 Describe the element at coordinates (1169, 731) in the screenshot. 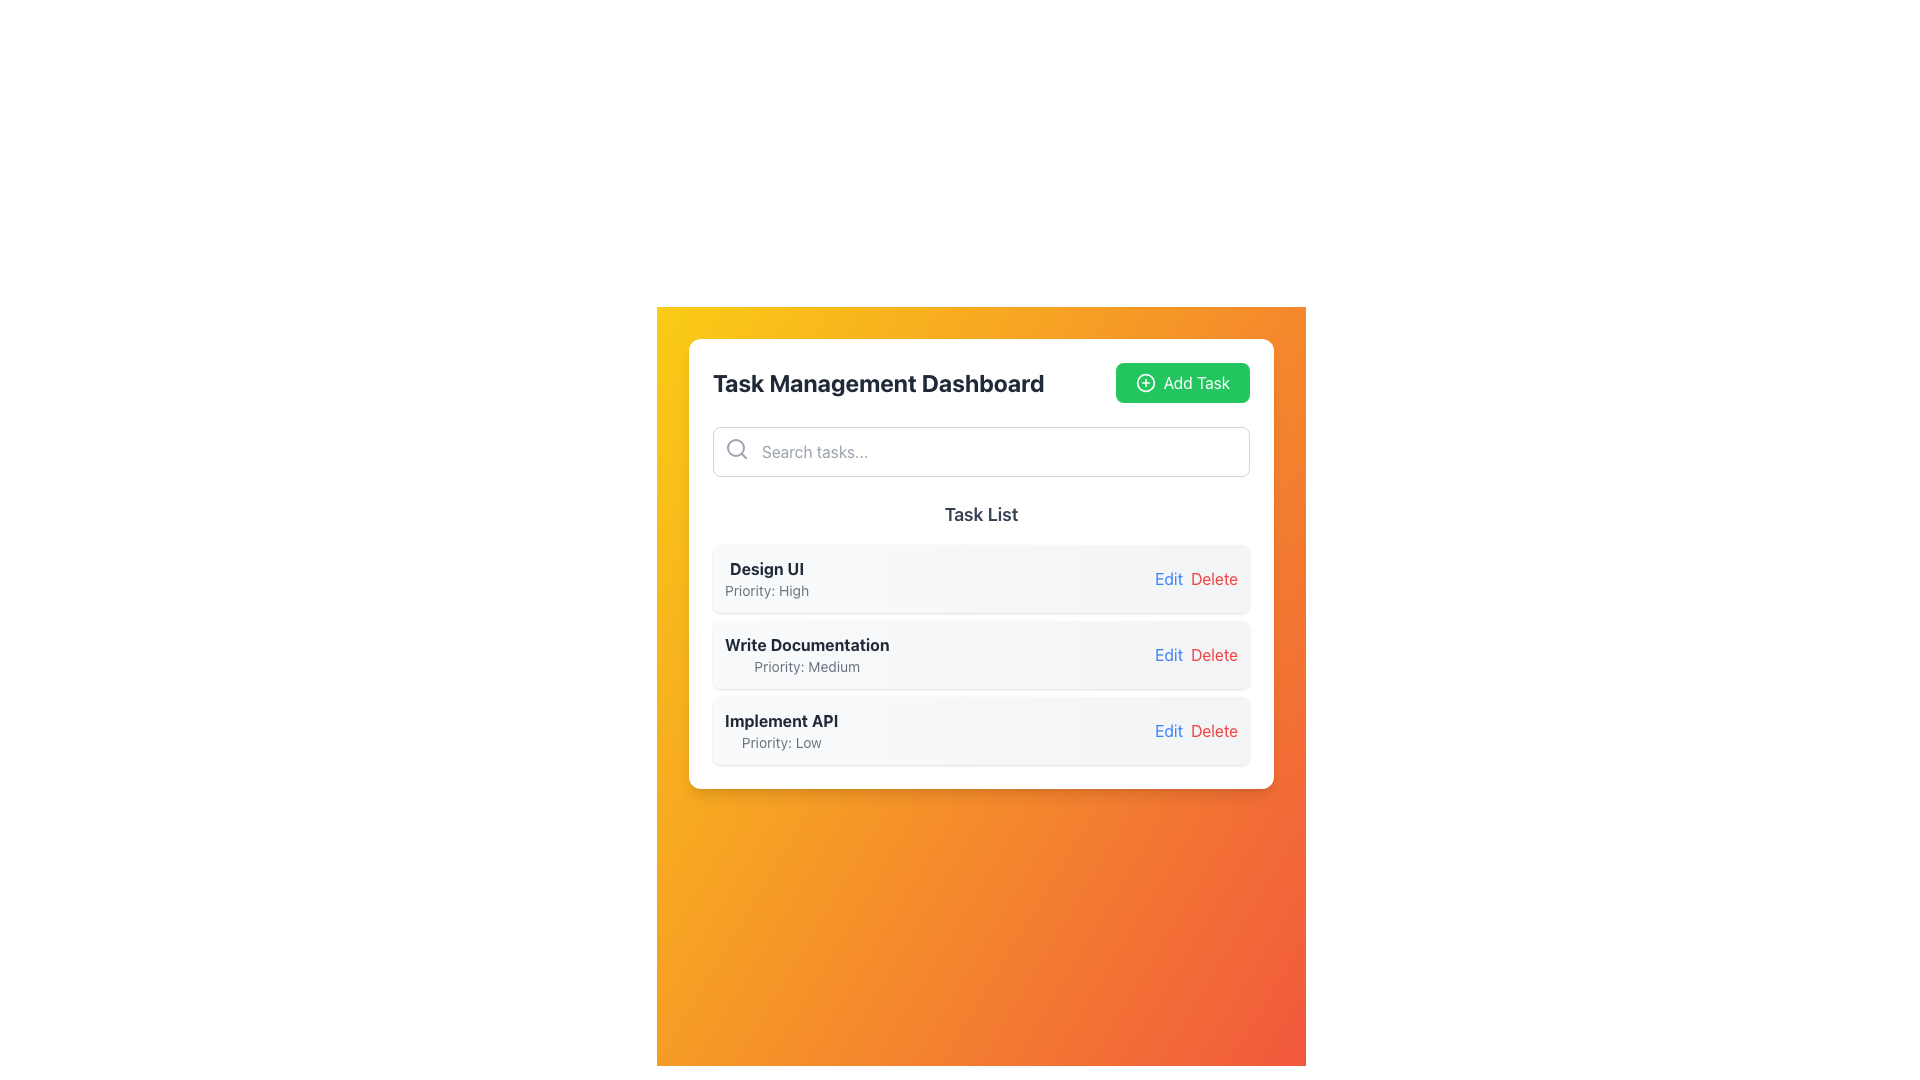

I see `the clickable text link labeled 'Edit' for the task 'Implement API' to underline it` at that location.